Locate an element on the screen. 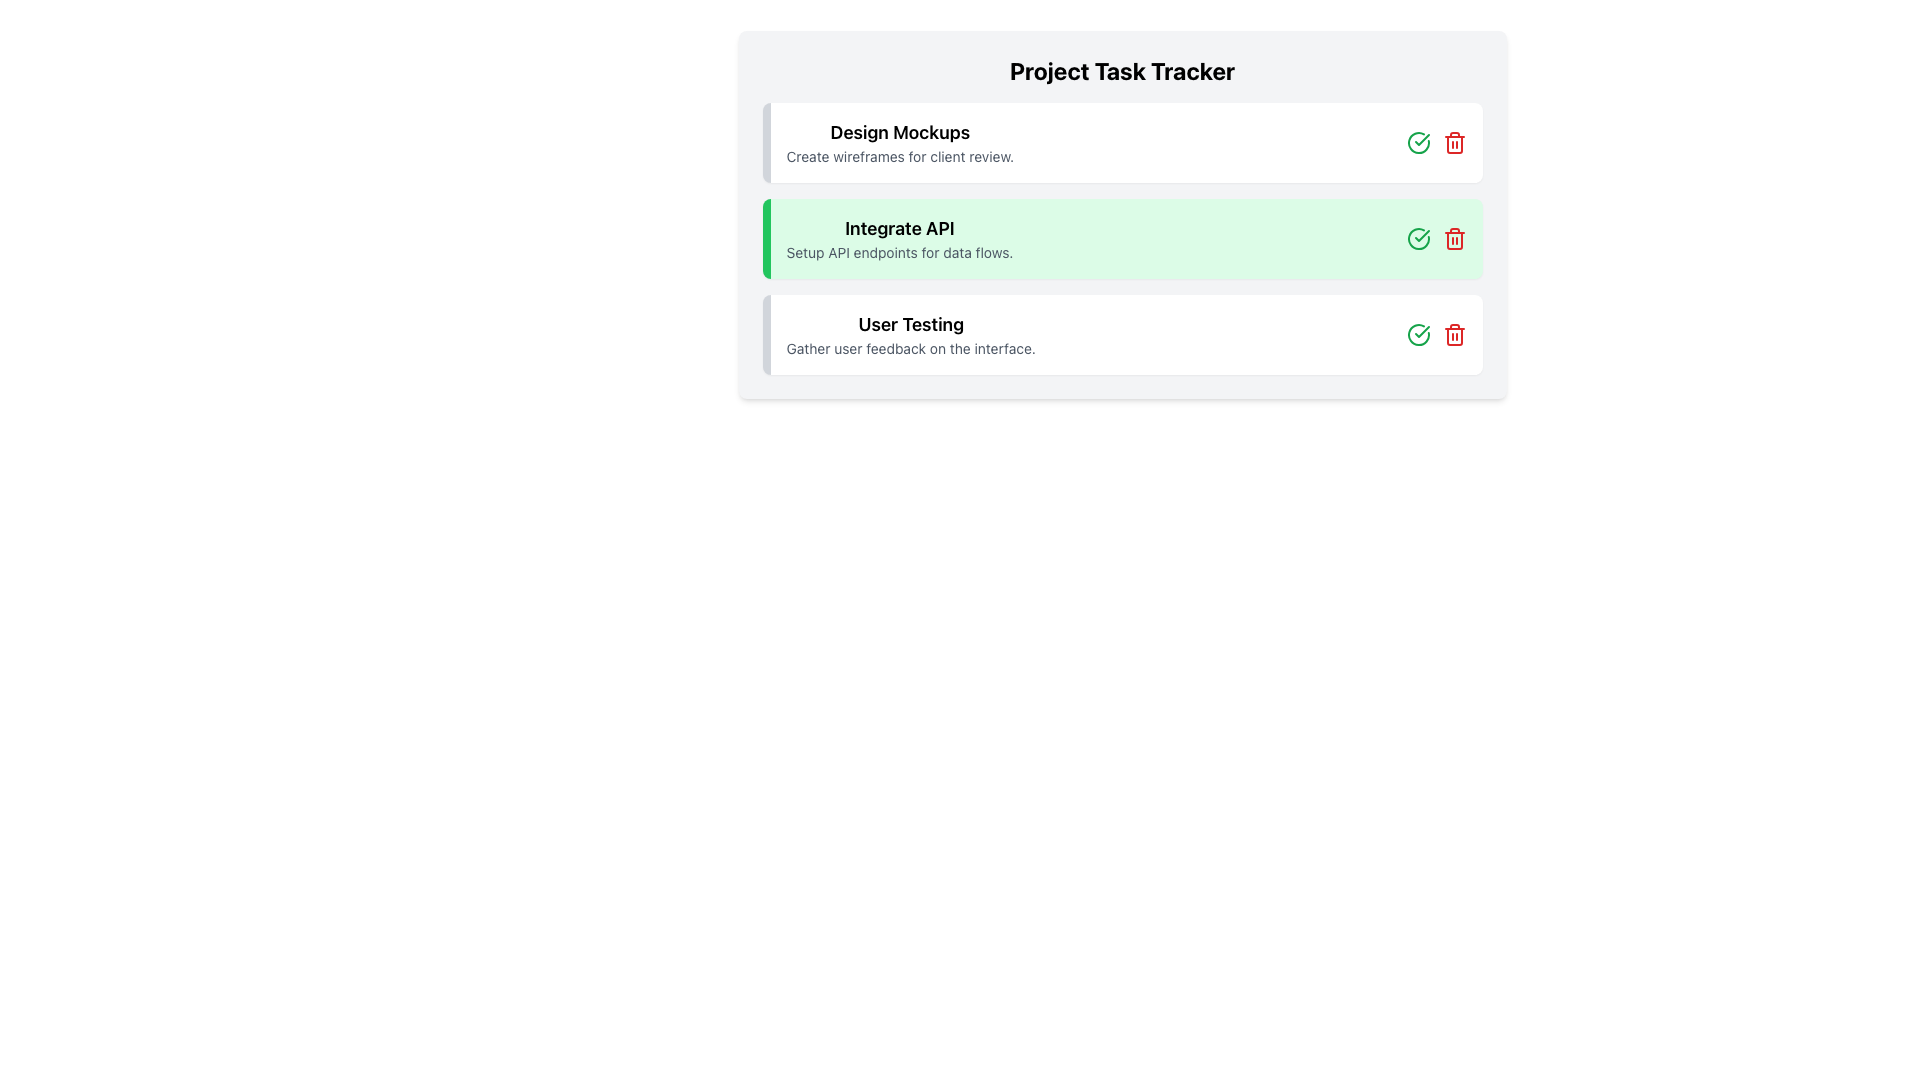 The height and width of the screenshot is (1080, 1920). the red trash bin icon button located at the far-right of the 'Integrate API' row in the 'Project Task Tracker' interface is located at coordinates (1454, 238).